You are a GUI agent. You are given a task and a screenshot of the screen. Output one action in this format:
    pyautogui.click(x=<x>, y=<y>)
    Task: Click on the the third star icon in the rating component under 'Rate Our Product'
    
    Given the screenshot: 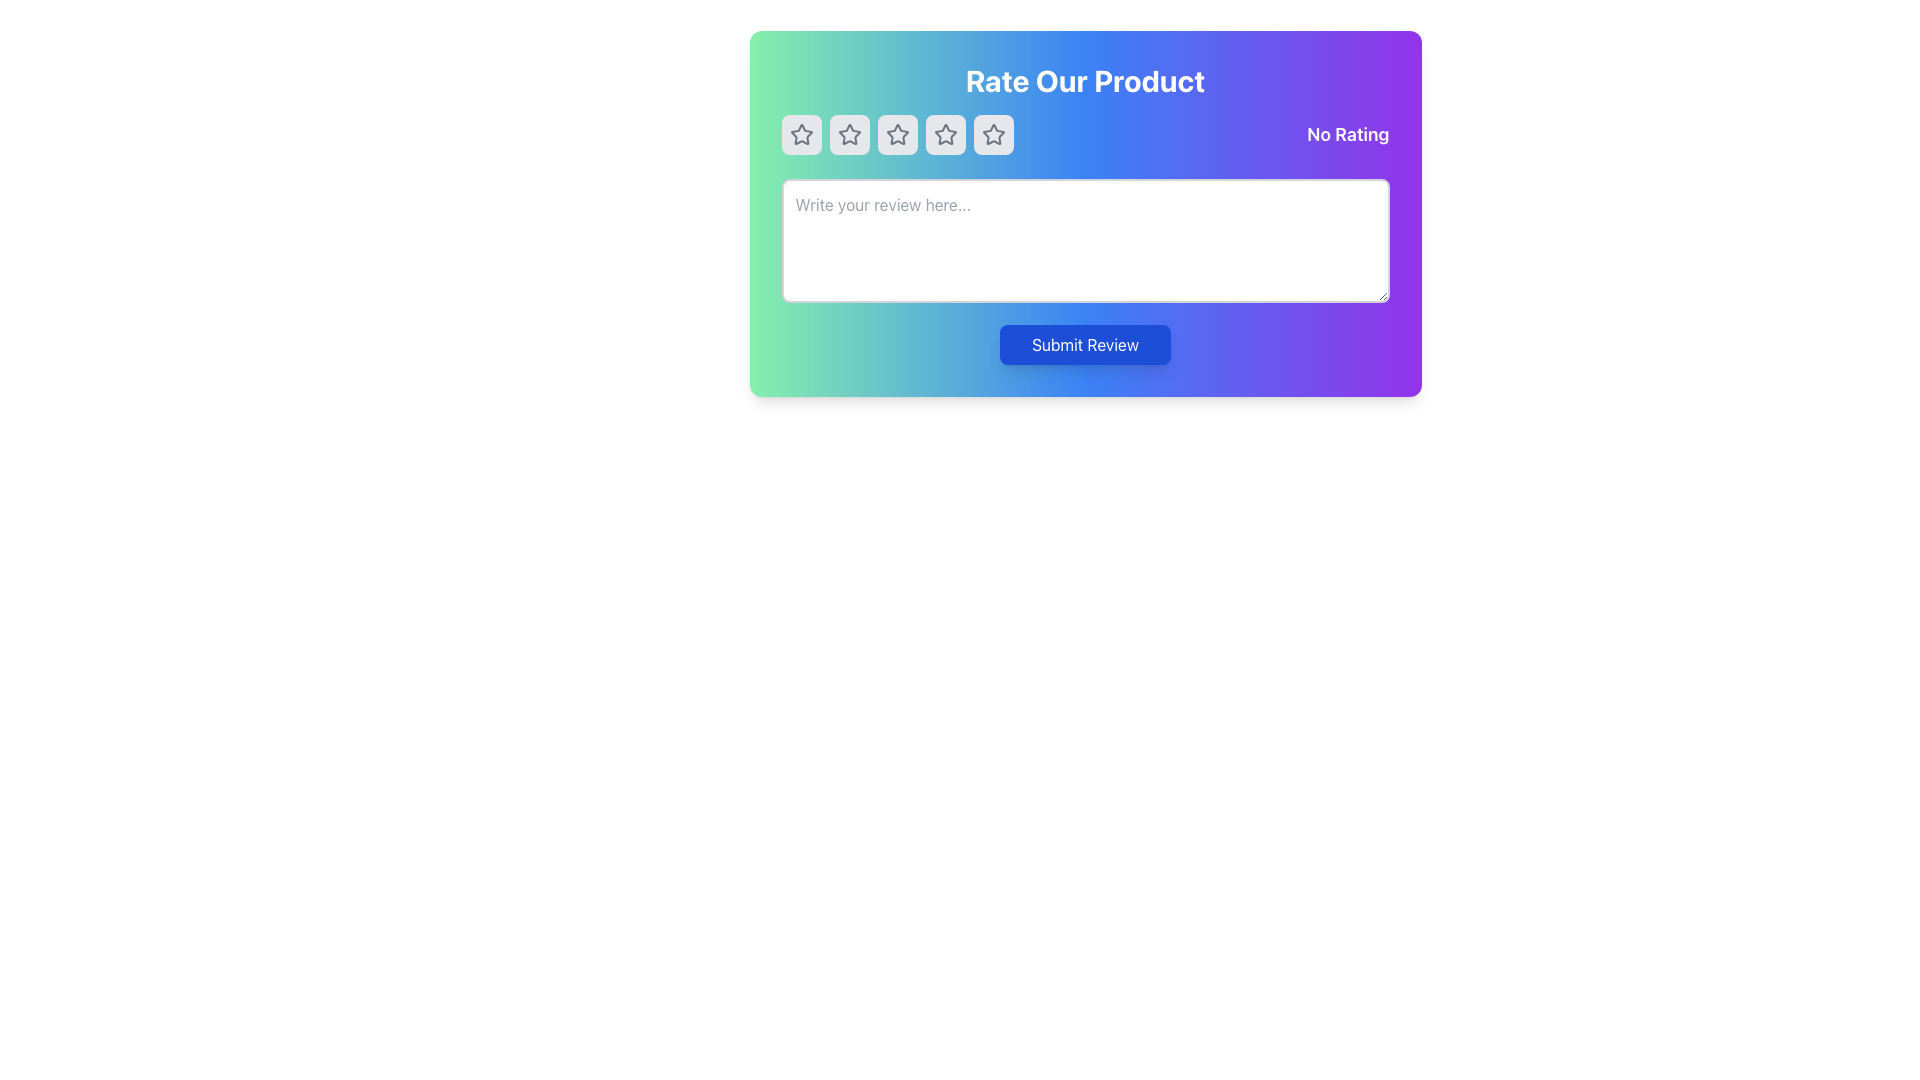 What is the action you would take?
    pyautogui.click(x=944, y=135)
    